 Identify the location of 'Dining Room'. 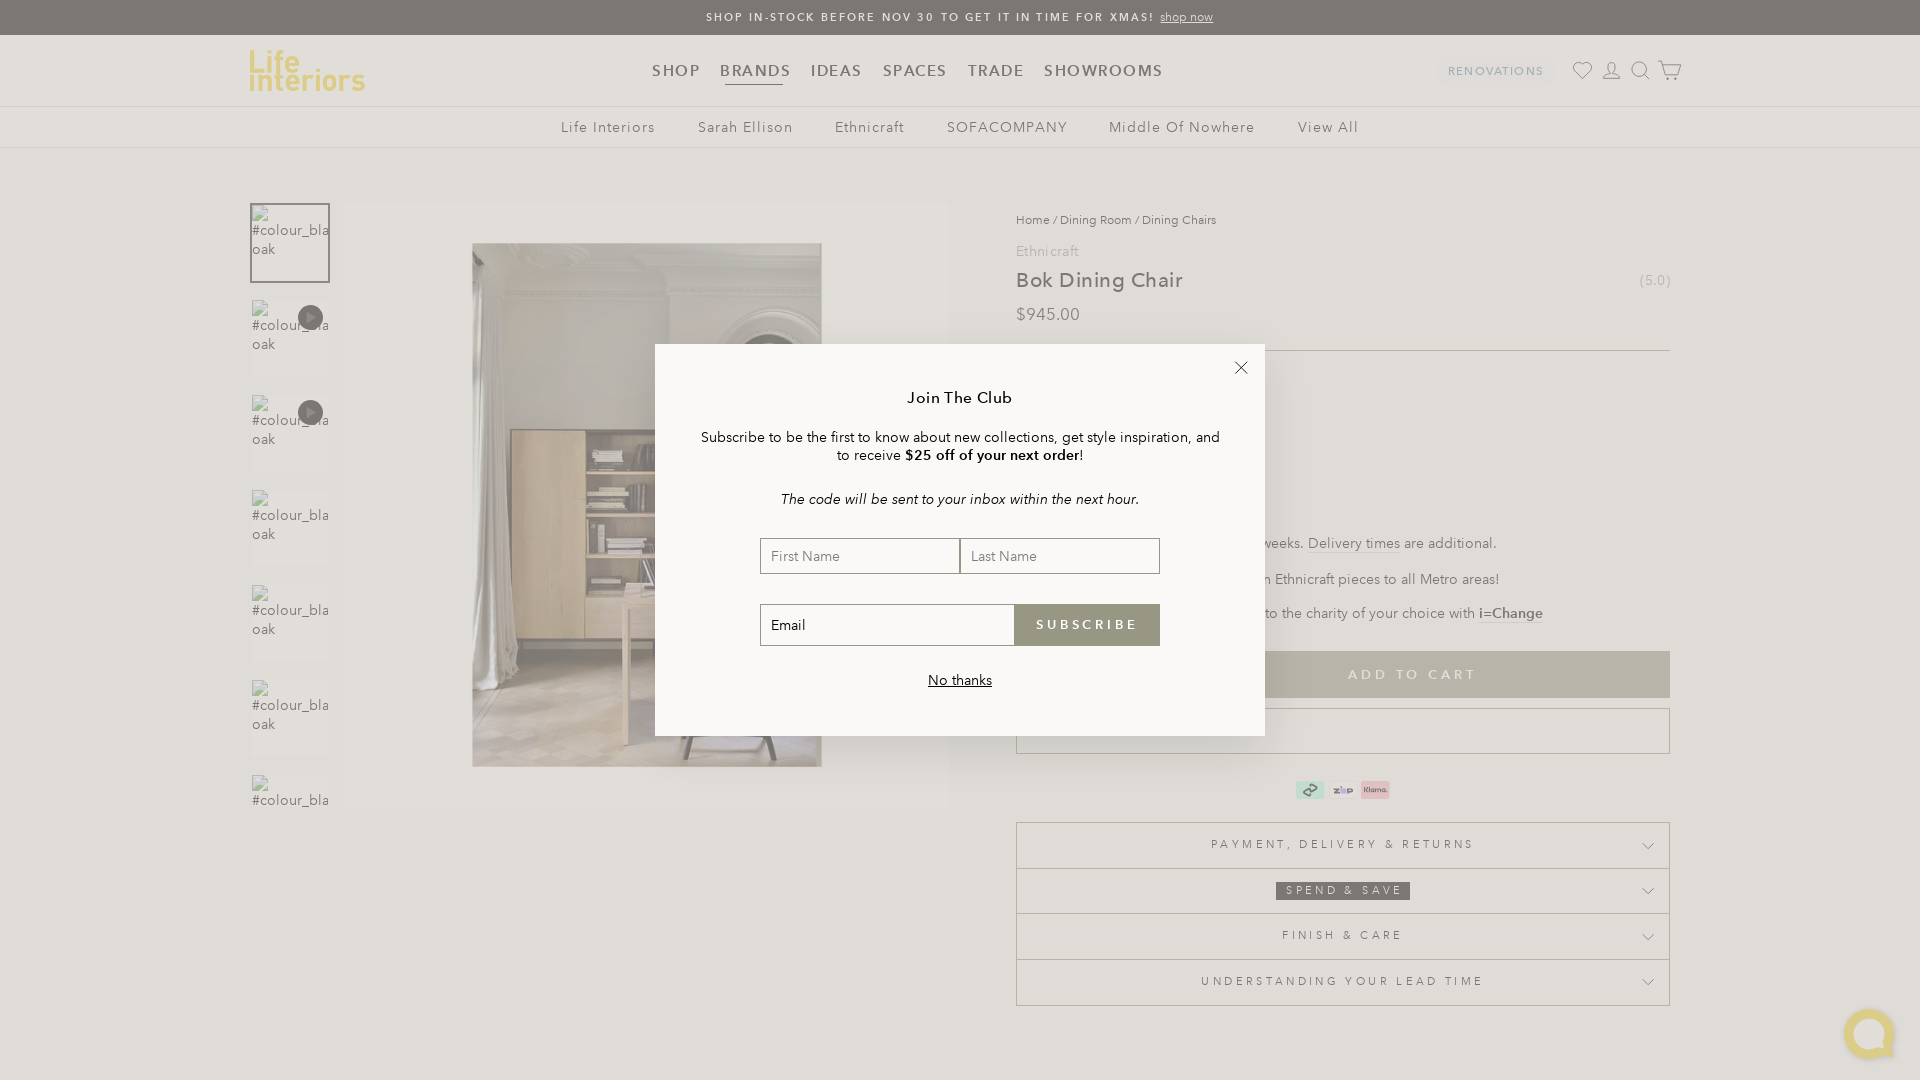
(1094, 220).